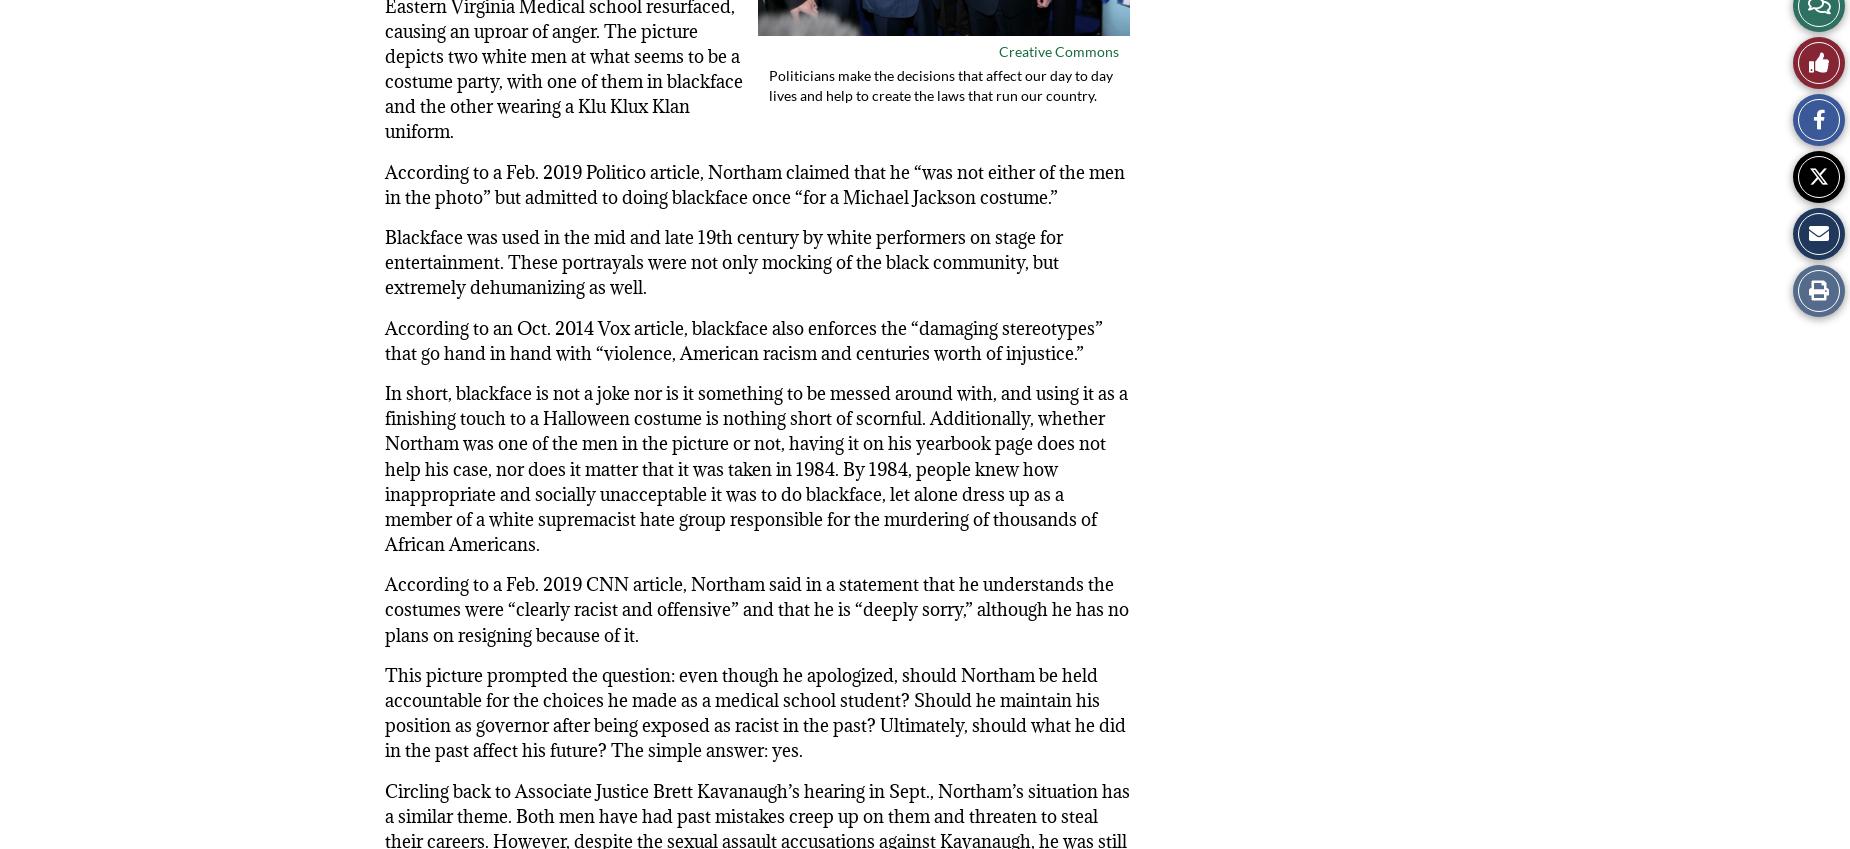 The image size is (1850, 849). I want to click on 'In short, blackface is not a joke nor is it something to be messed around with, and using it as a finishing touch to a Halloween costume is nothing short of scornful. Additionally, whether Northam was one of the men in the picture or not, having it on his yearbook page does not help his case, nor does it matter that it was taken in 1984. By 1984, people knew how inappropriate and socially unacceptable it was to do blackface, let alone dress up as a member of a white supremacist hate group responsible for the murdering of thousands of African Americans.', so click(756, 468).